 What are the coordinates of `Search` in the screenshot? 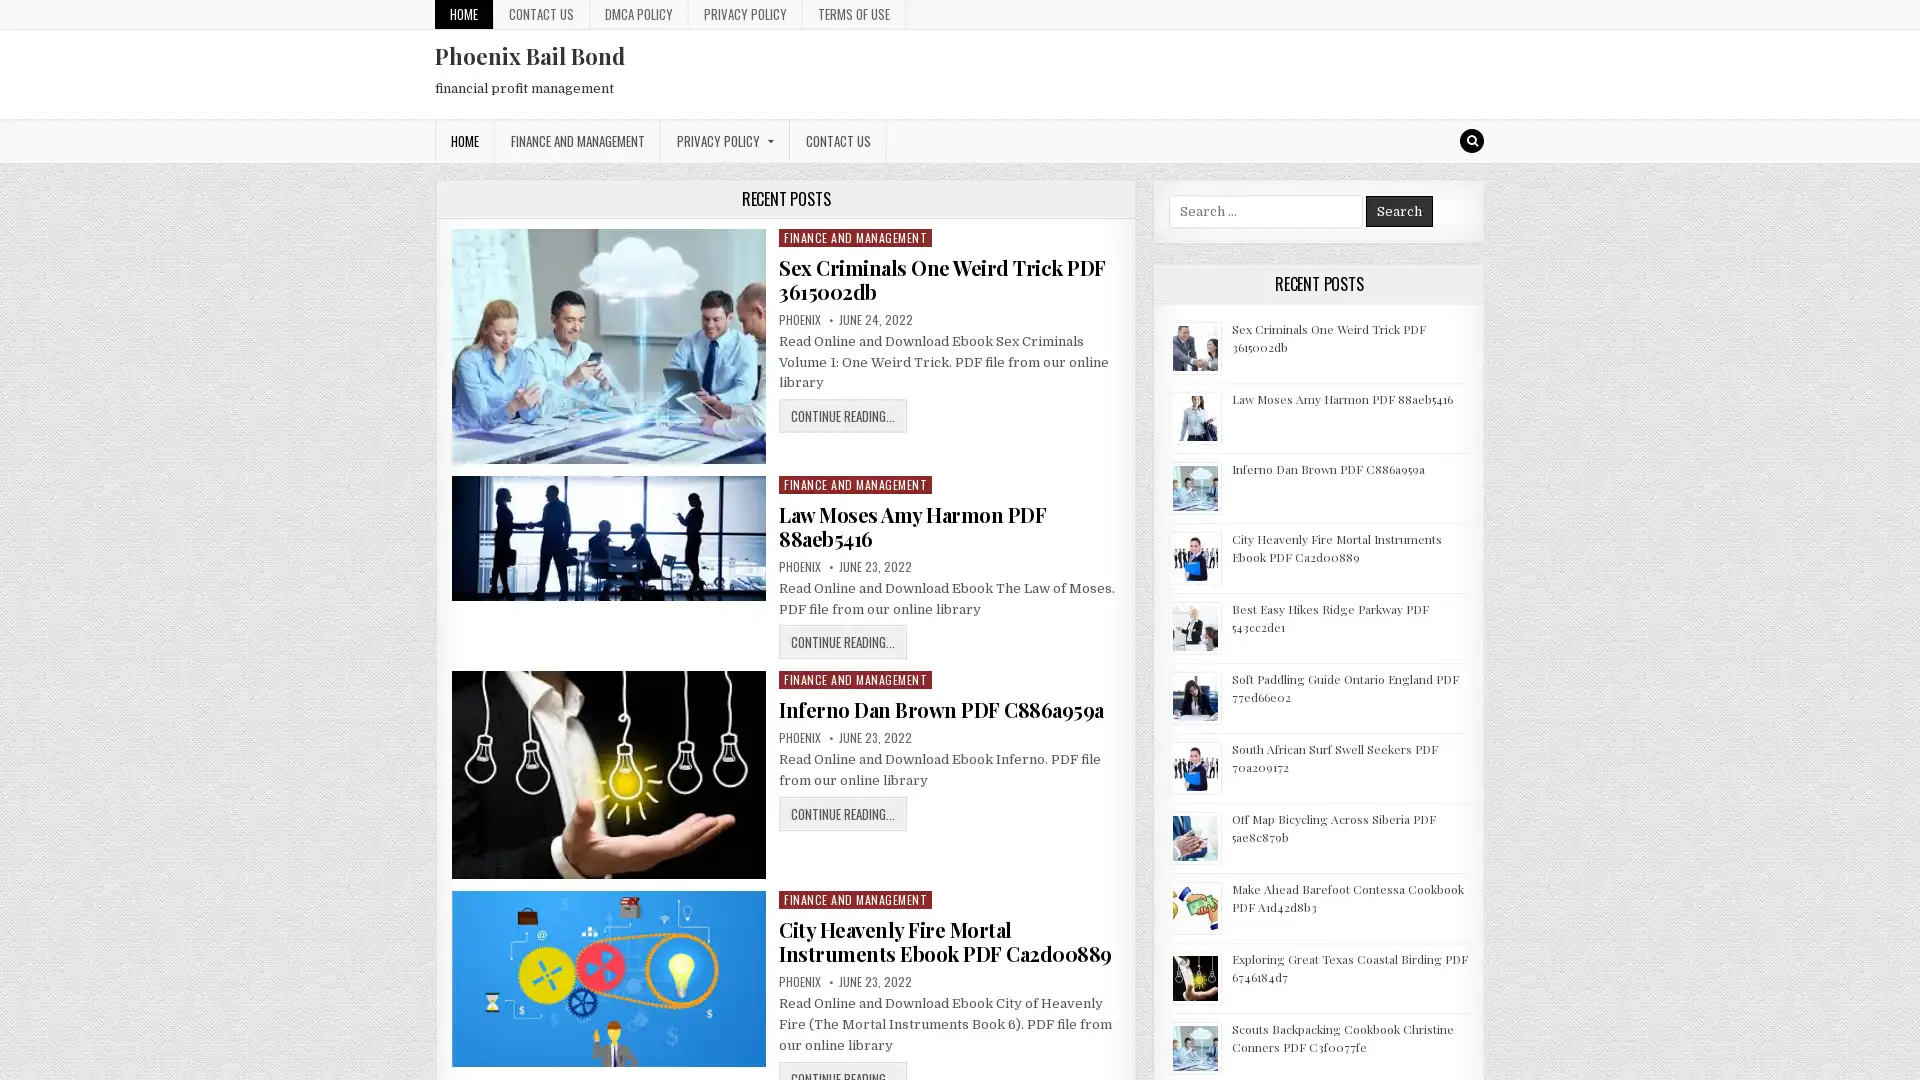 It's located at (1398, 211).